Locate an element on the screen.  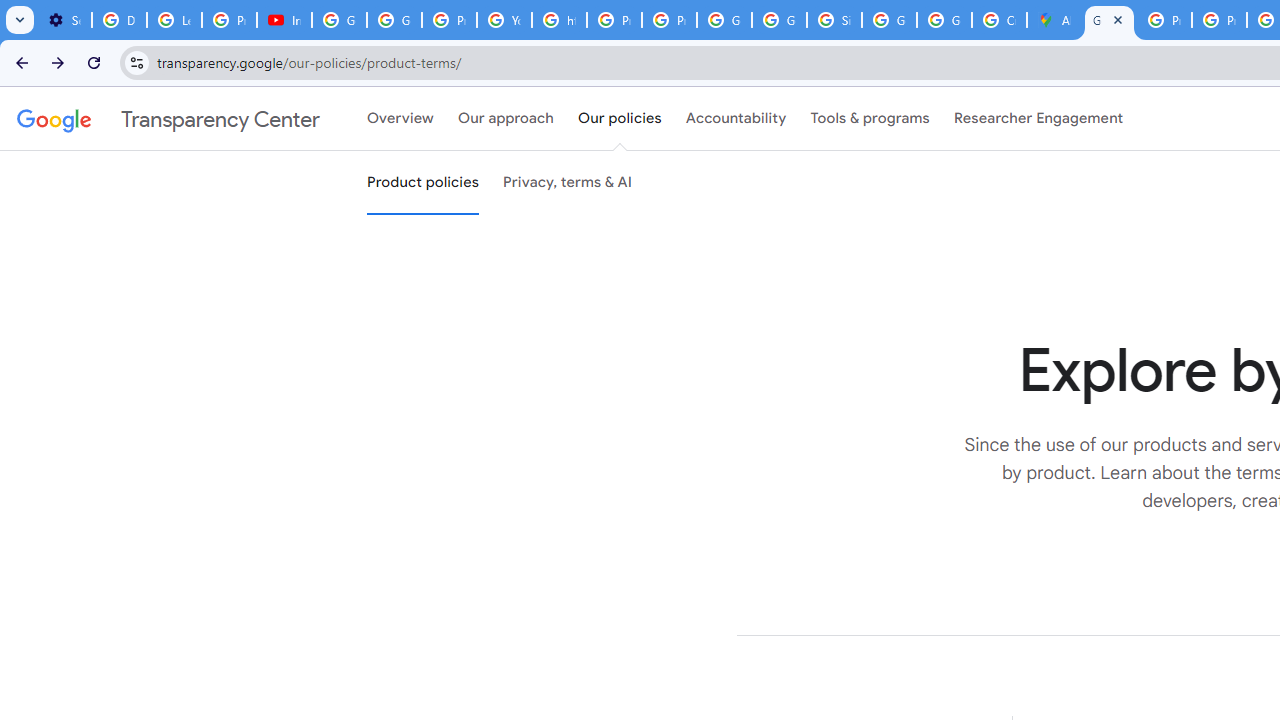
'Introduction | Google Privacy Policy - YouTube' is located at coordinates (283, 20).